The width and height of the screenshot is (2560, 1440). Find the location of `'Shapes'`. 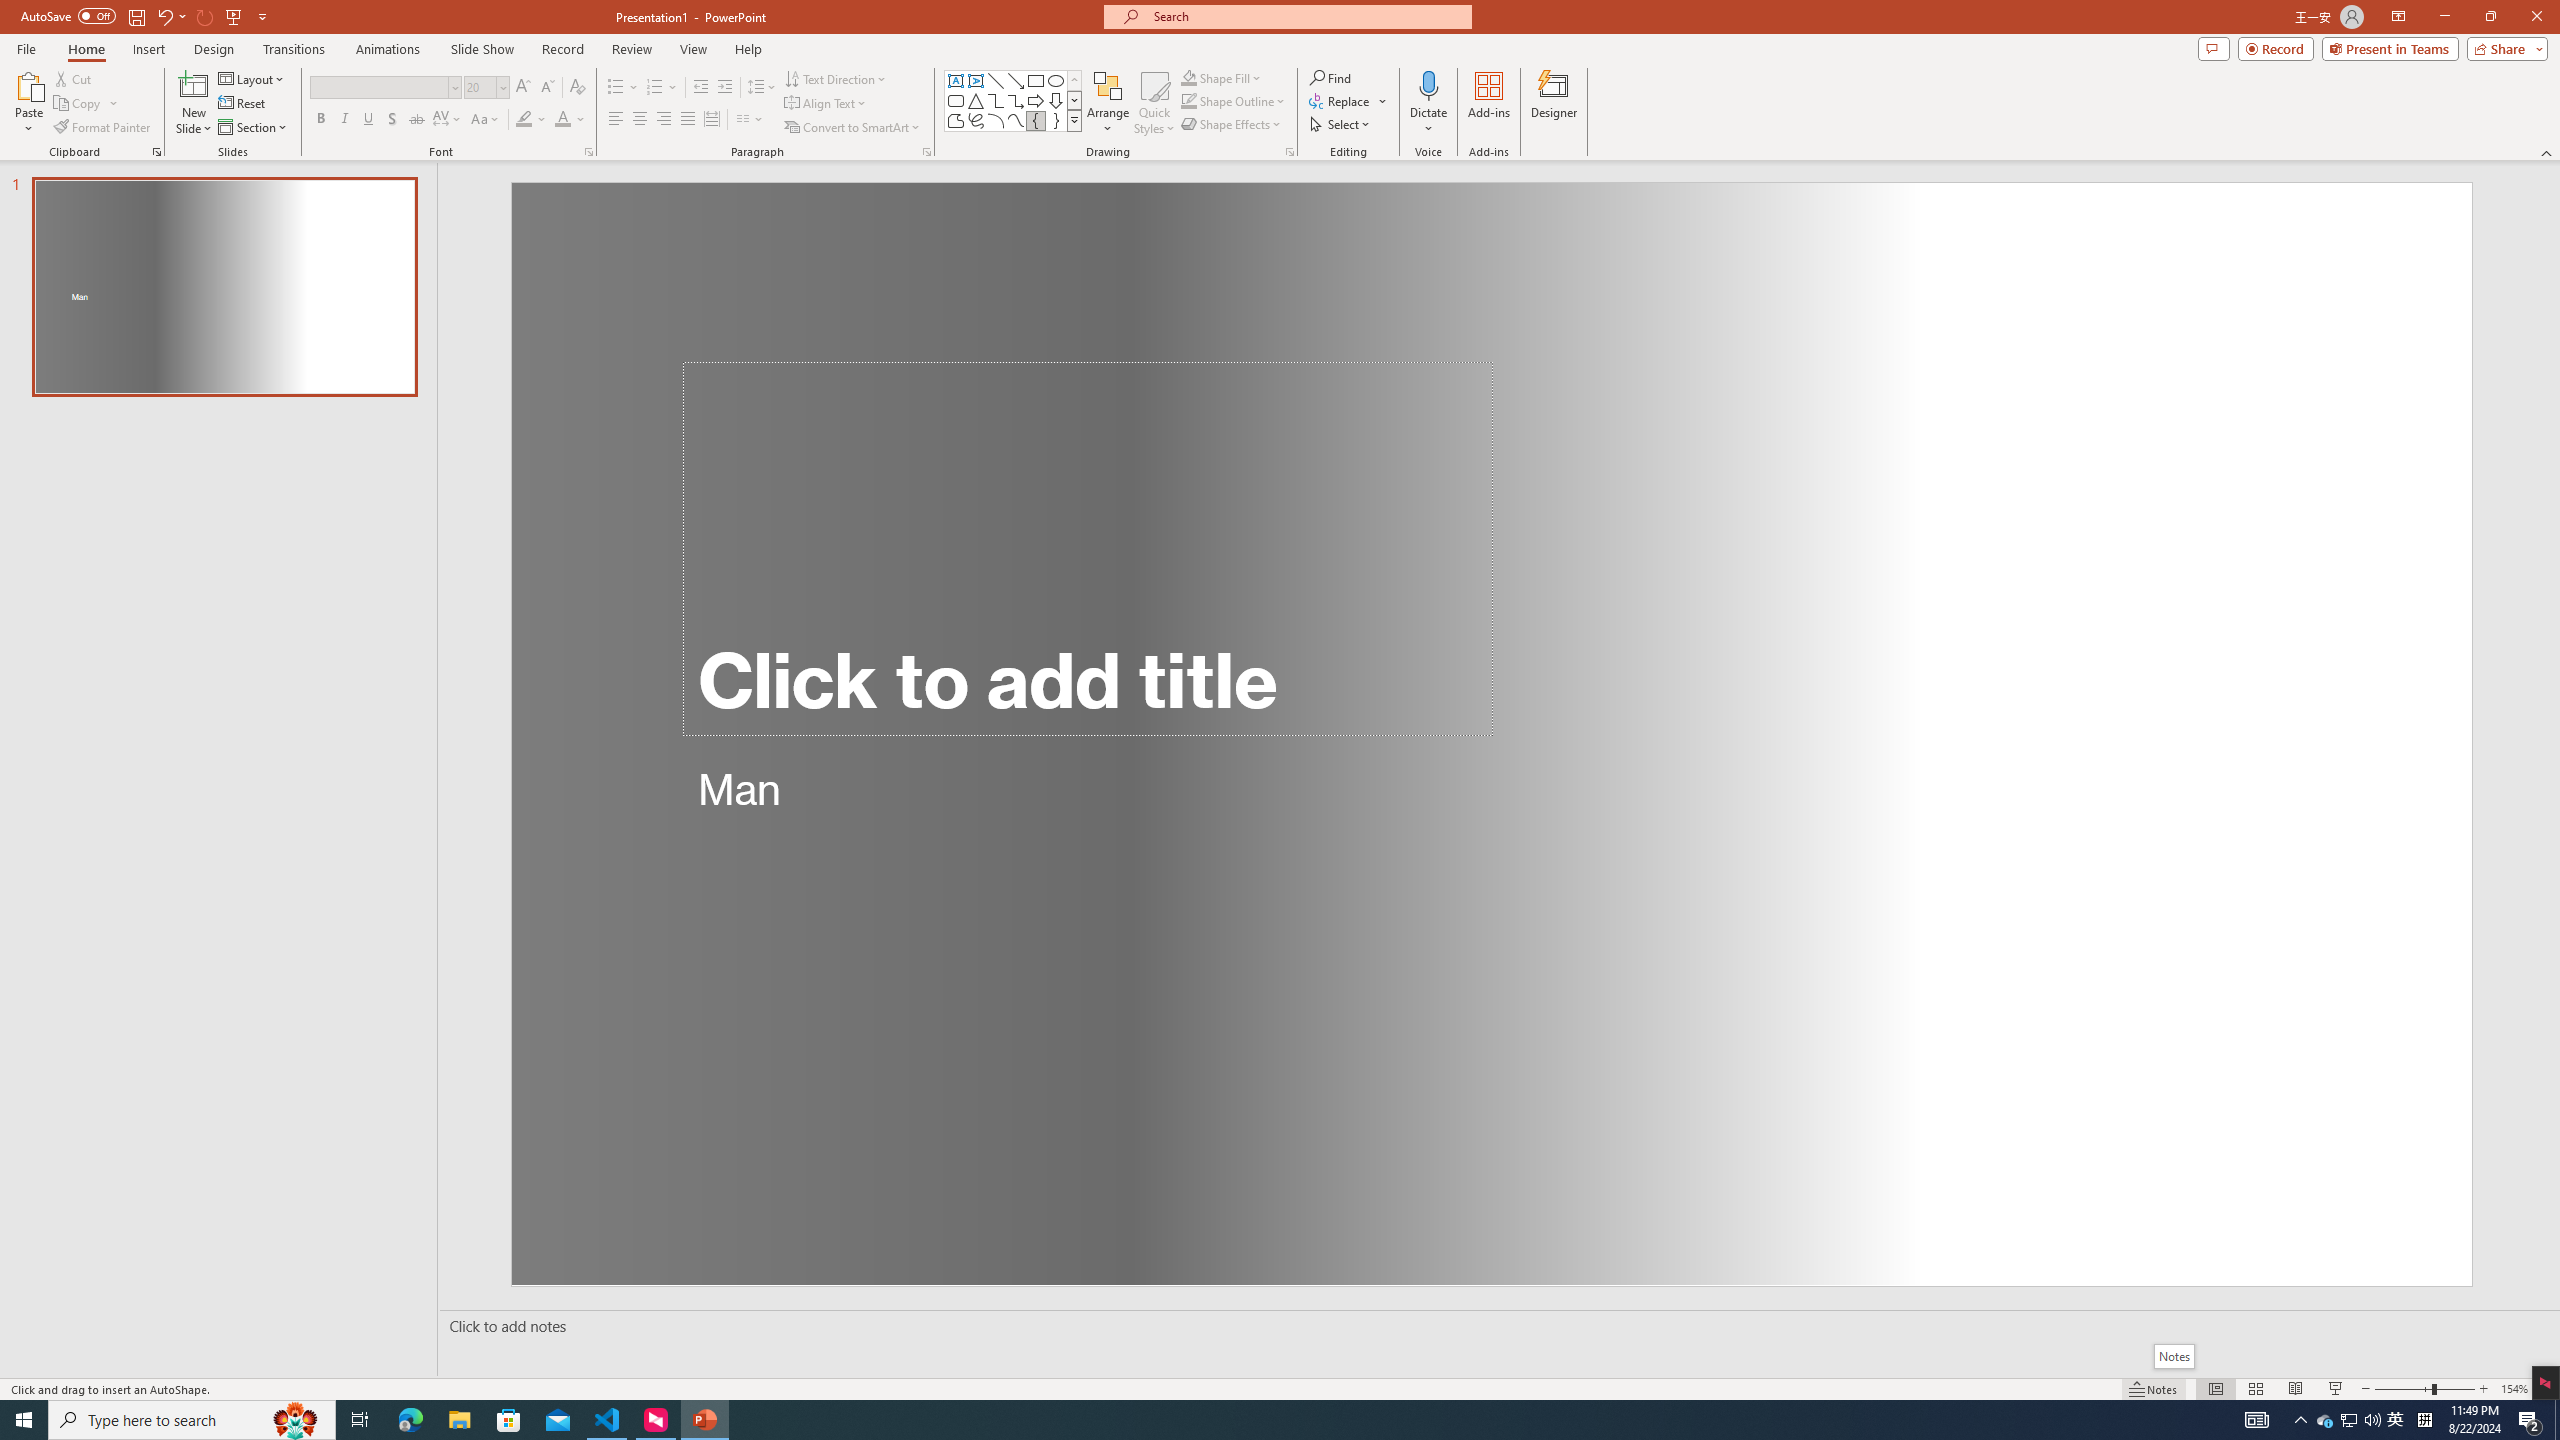

'Shapes' is located at coordinates (1075, 119).